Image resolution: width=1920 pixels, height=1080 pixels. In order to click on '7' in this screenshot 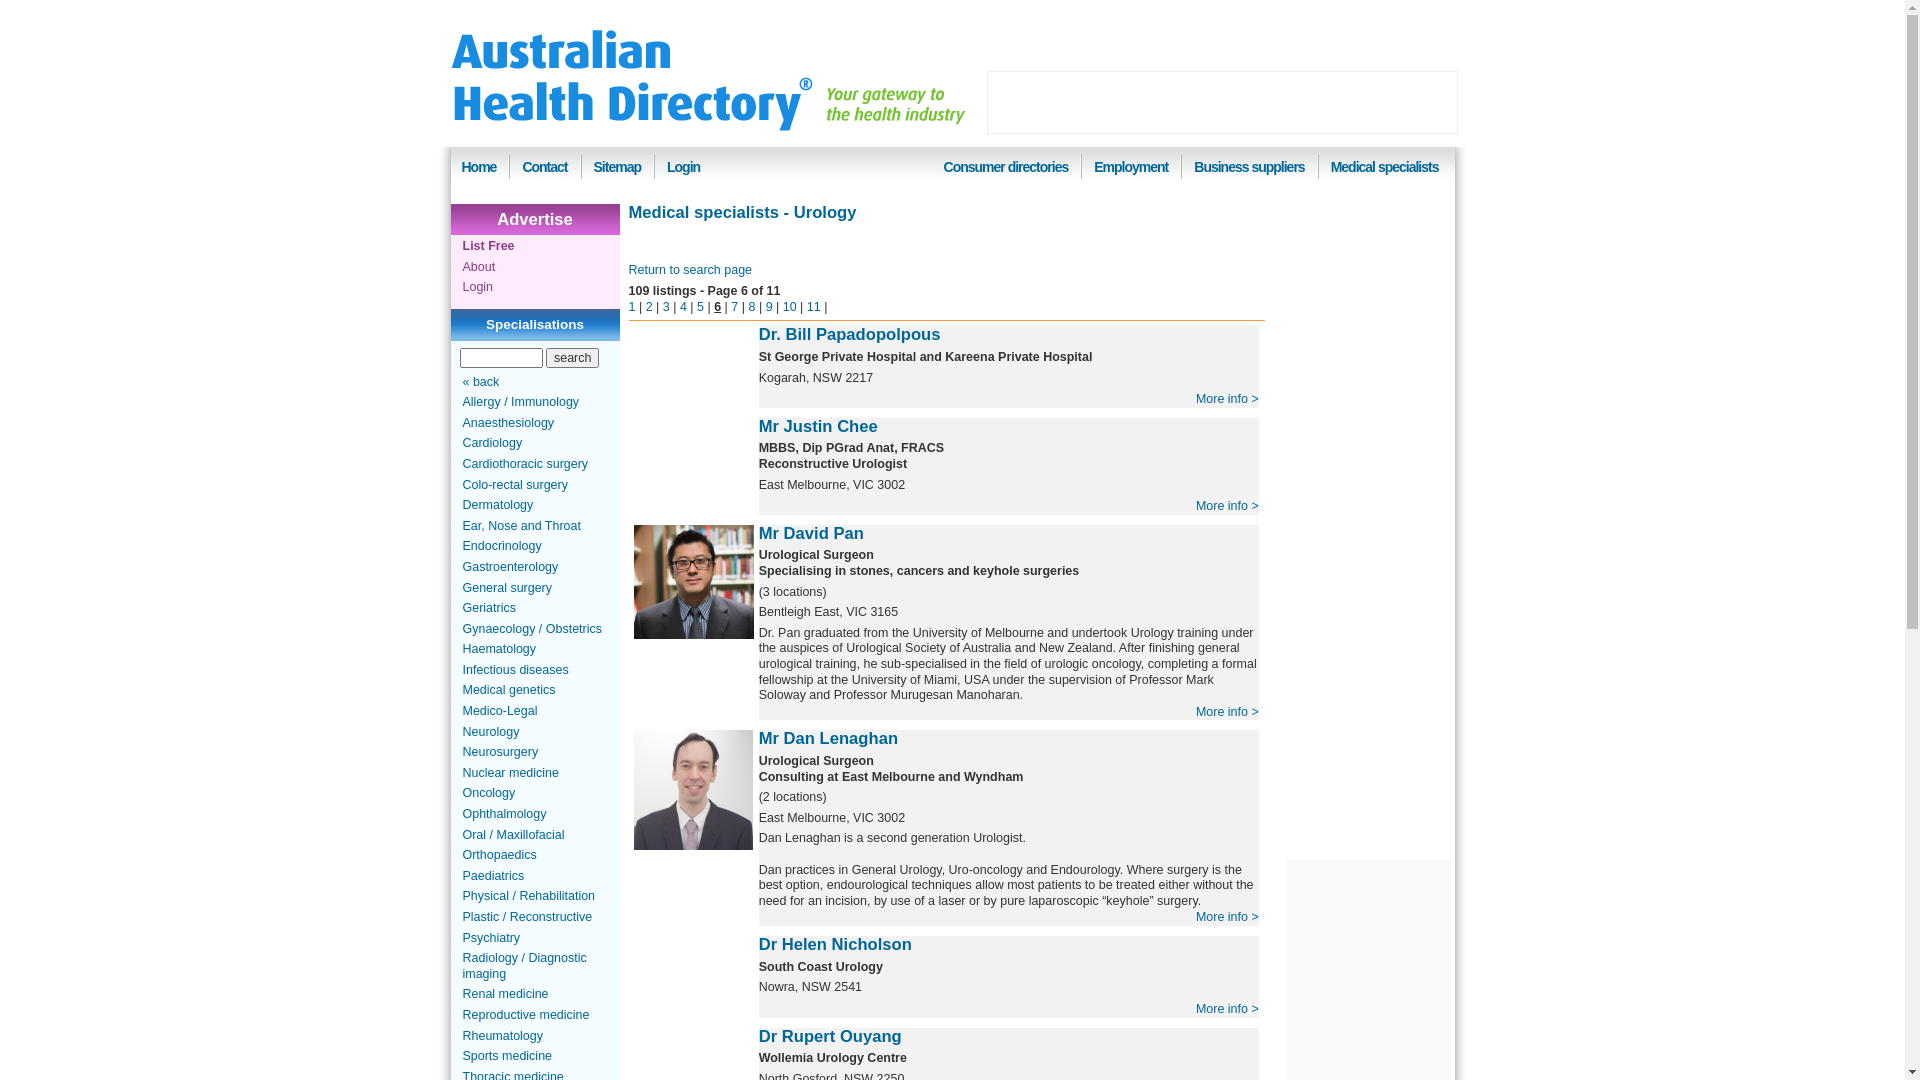, I will do `click(729, 307)`.